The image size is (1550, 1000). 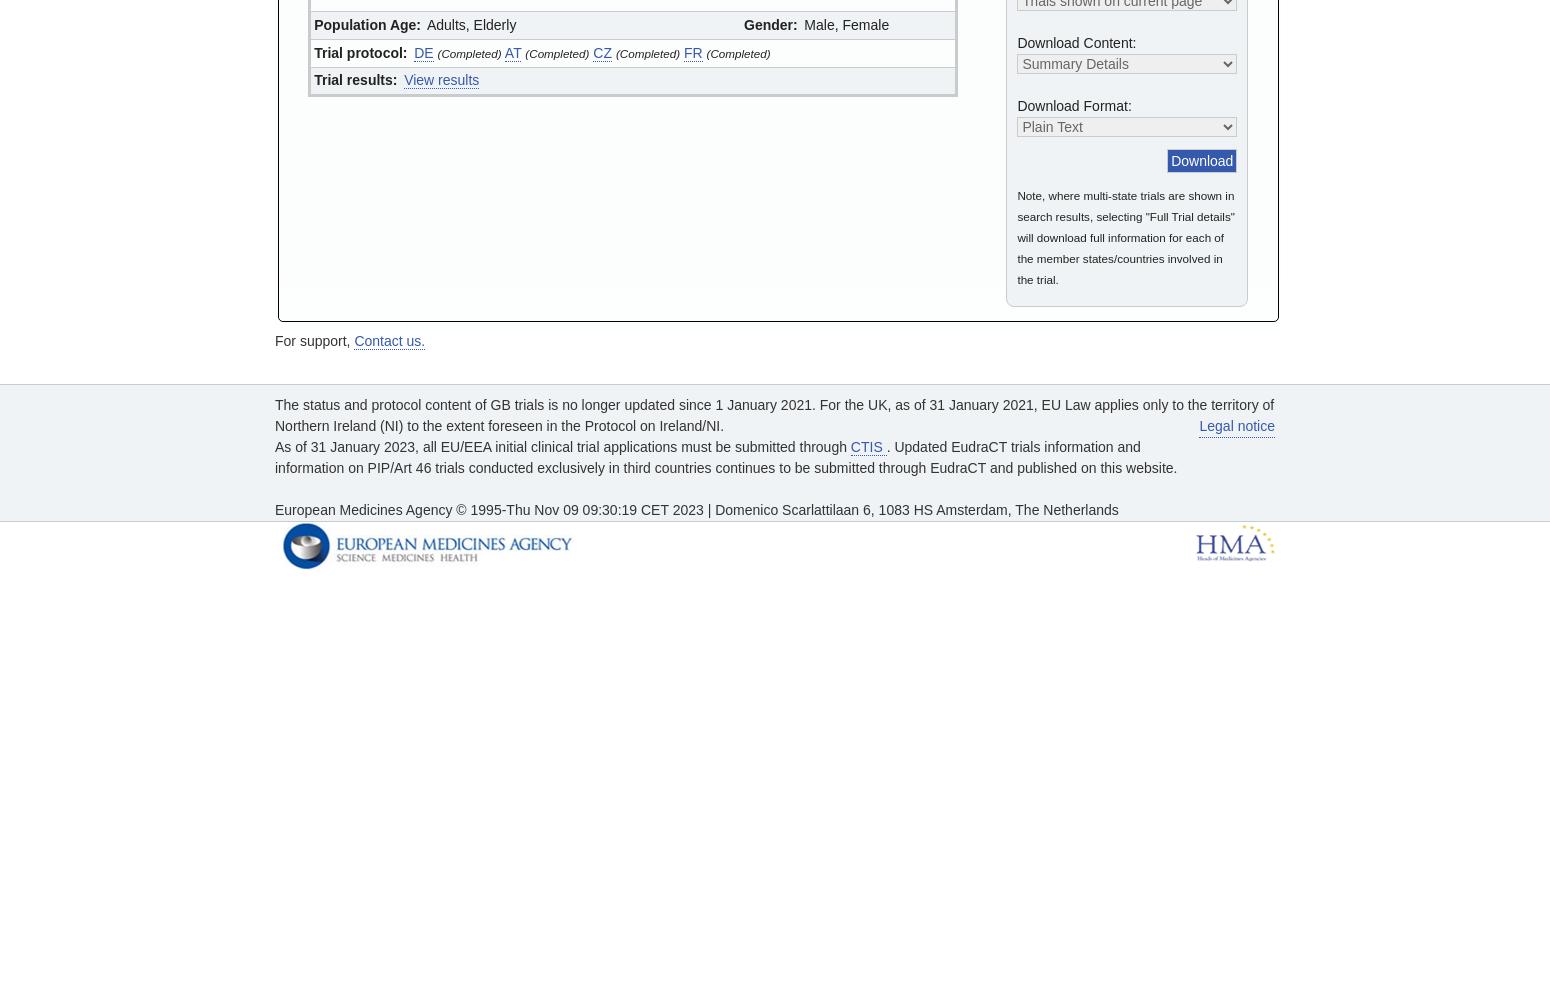 What do you see at coordinates (359, 52) in the screenshot?
I see `'Trial protocol:'` at bounding box center [359, 52].